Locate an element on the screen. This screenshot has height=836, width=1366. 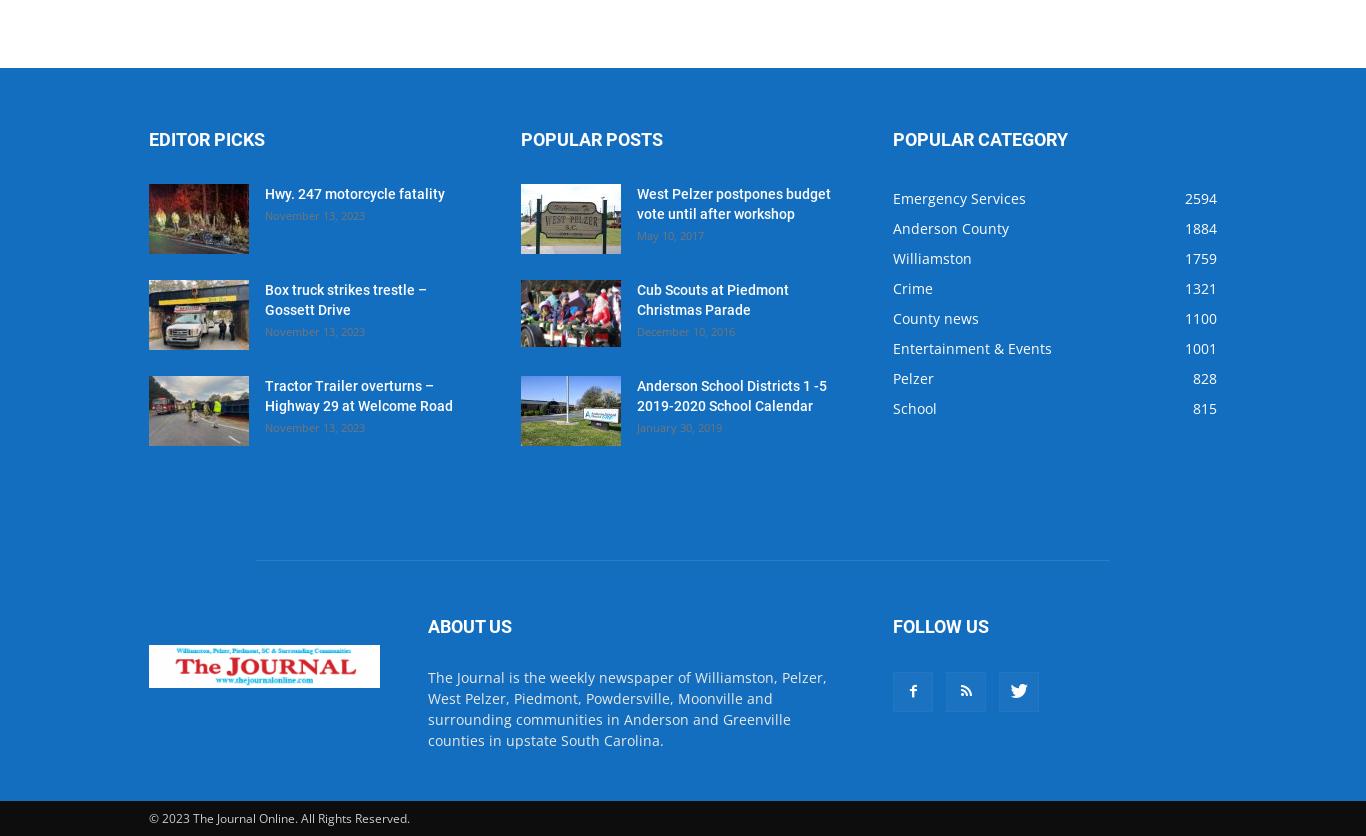
'815' is located at coordinates (1204, 407).